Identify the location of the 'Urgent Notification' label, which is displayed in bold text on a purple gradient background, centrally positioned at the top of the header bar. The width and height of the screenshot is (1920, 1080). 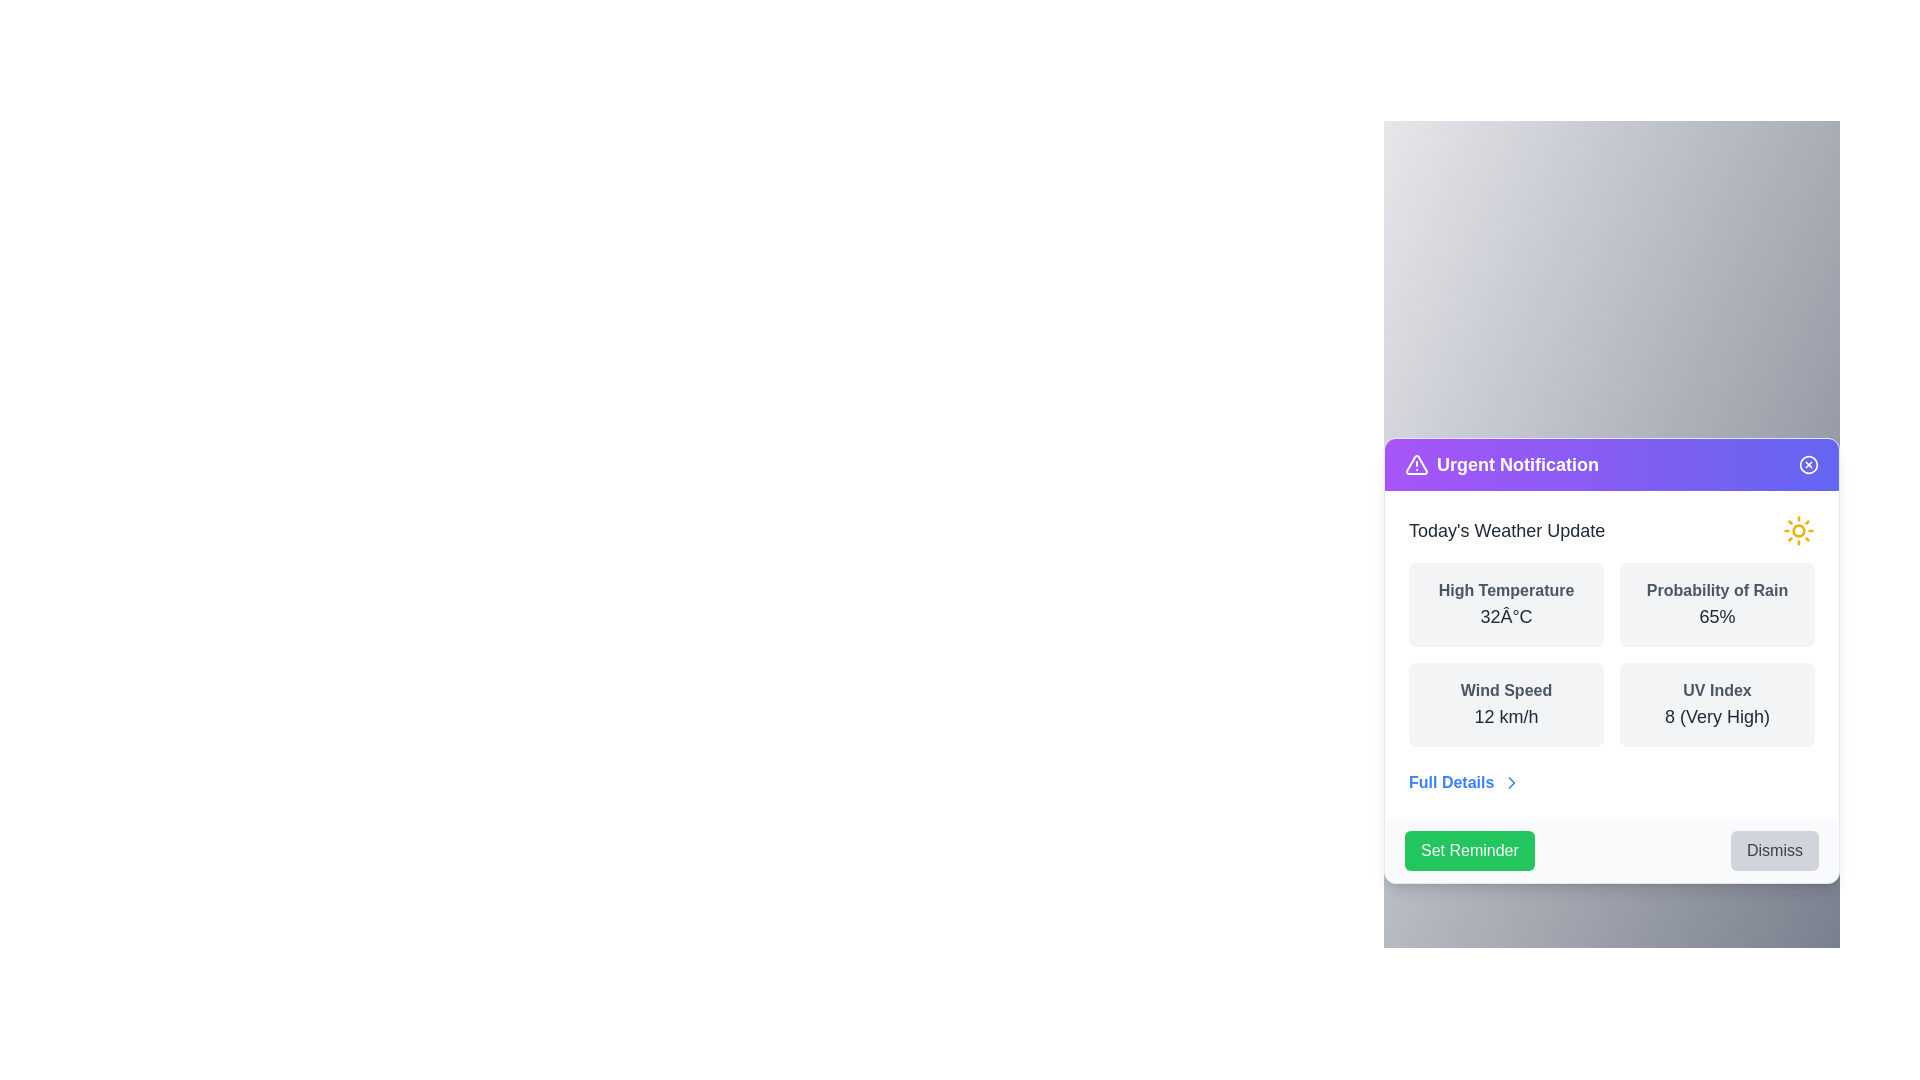
(1502, 465).